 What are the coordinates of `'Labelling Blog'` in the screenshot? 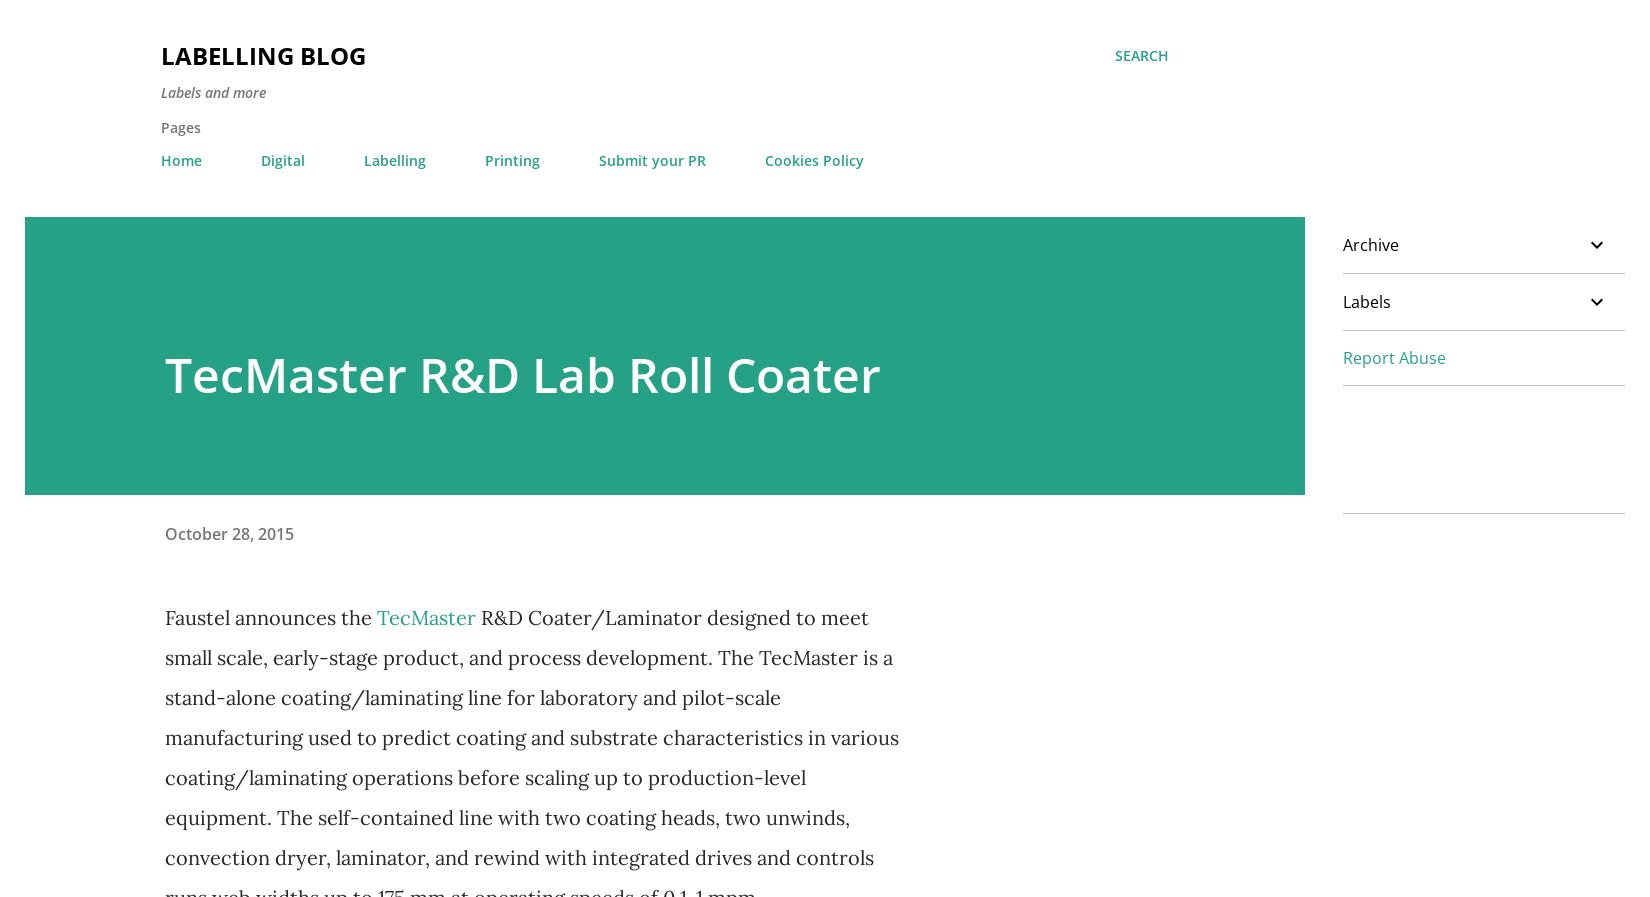 It's located at (263, 54).